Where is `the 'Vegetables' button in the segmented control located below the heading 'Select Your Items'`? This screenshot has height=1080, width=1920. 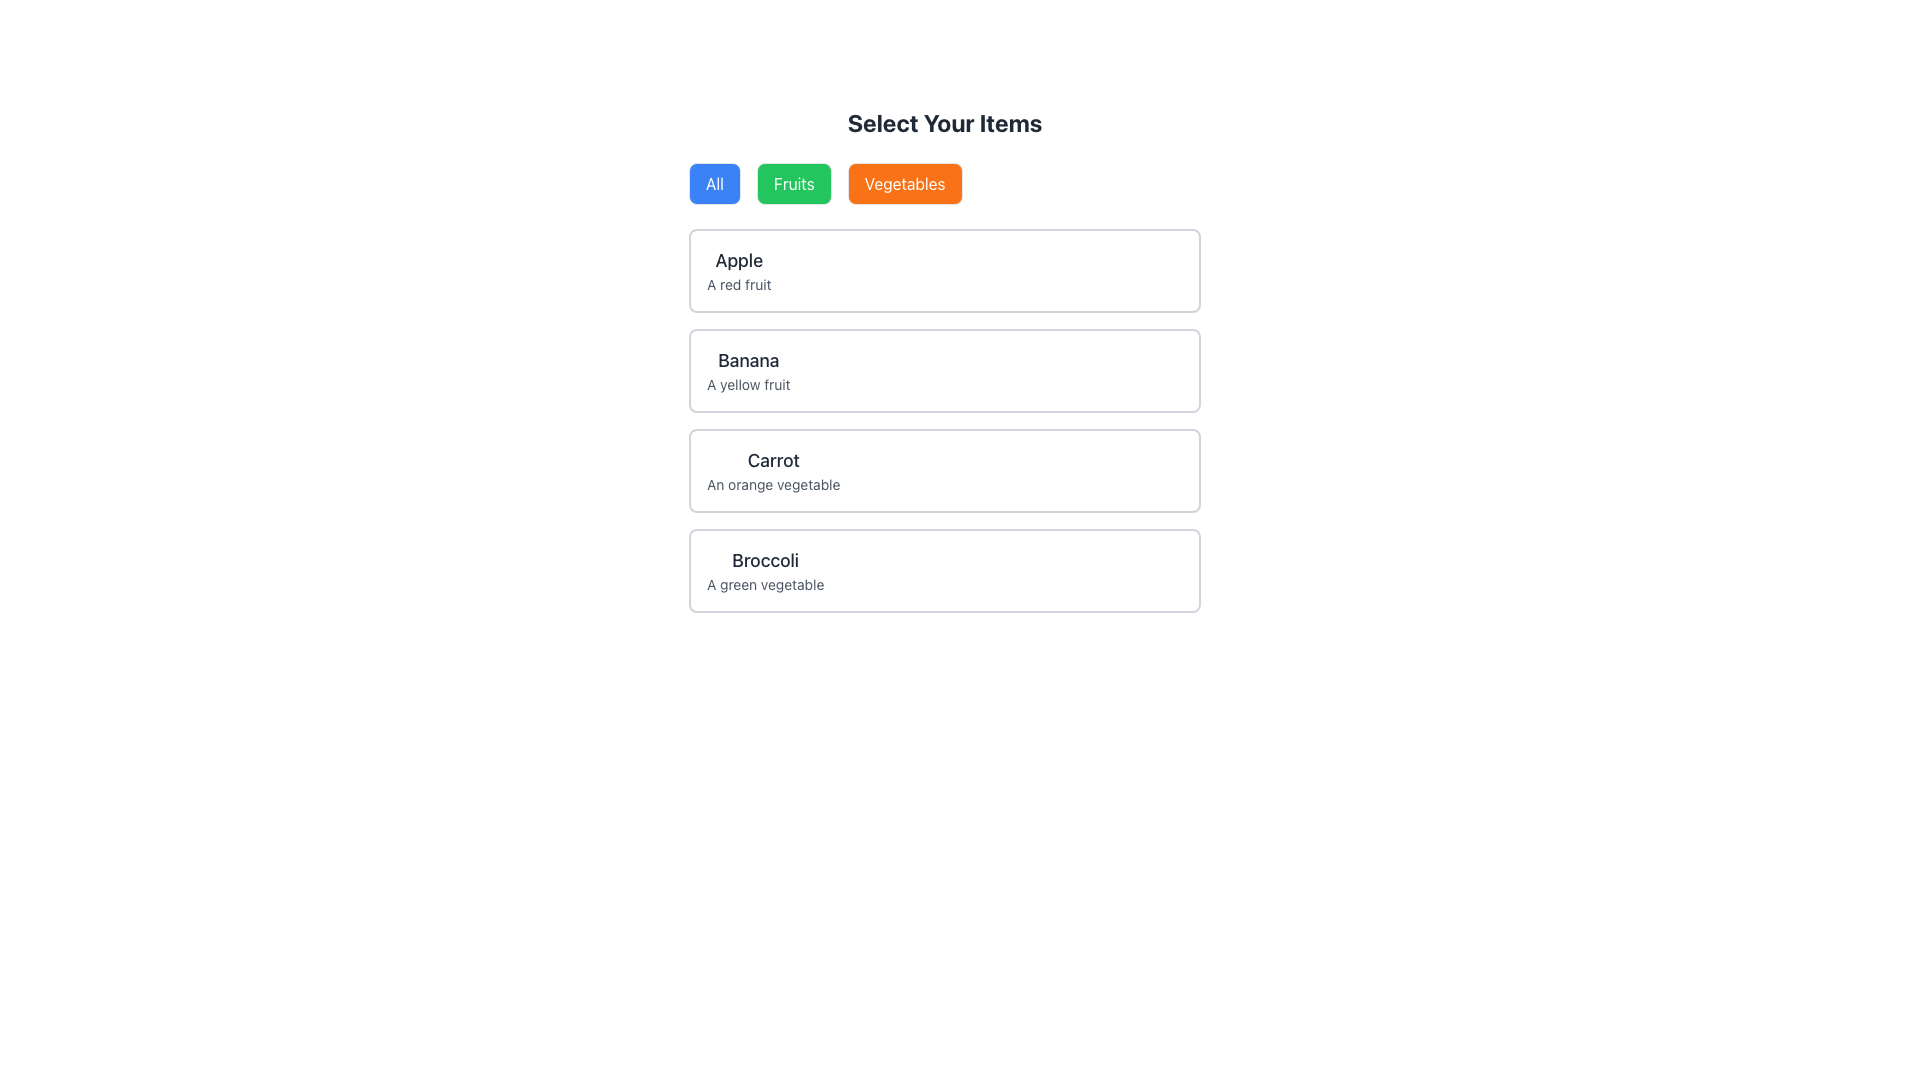
the 'Vegetables' button in the segmented control located below the heading 'Select Your Items' is located at coordinates (944, 184).